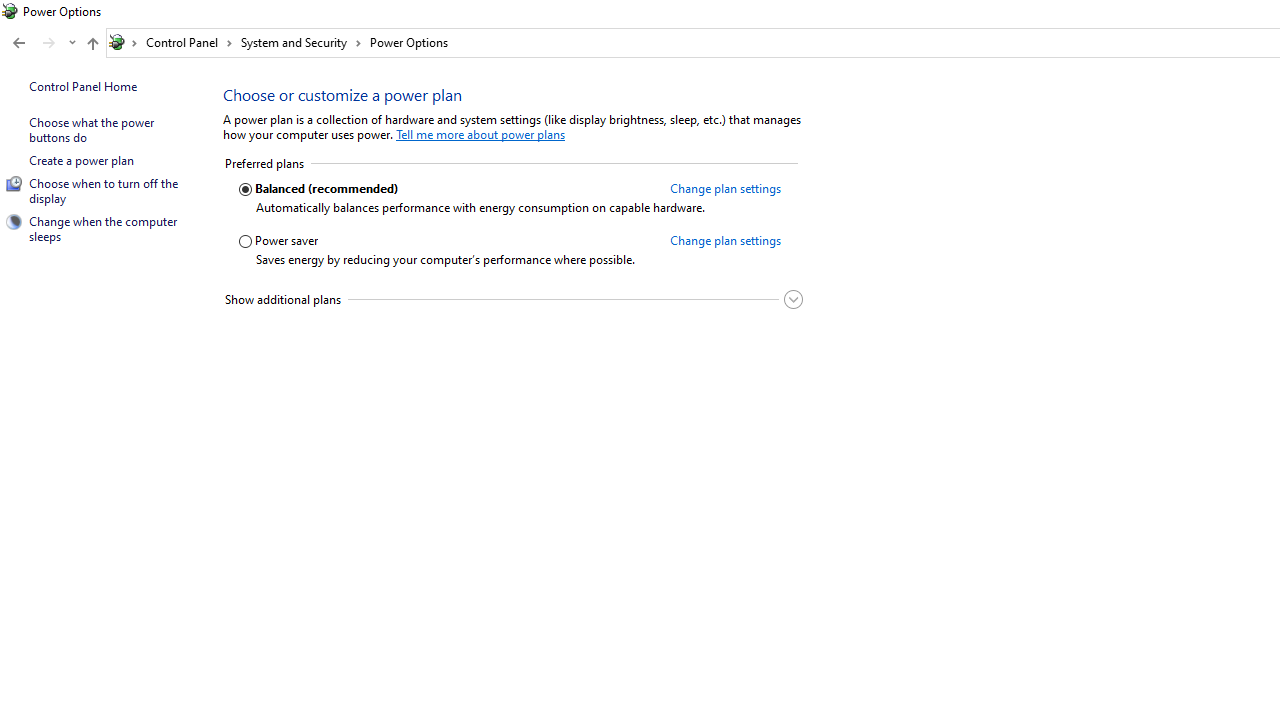 The height and width of the screenshot is (720, 1280). What do you see at coordinates (103, 227) in the screenshot?
I see `'Change when the computer sleeps'` at bounding box center [103, 227].